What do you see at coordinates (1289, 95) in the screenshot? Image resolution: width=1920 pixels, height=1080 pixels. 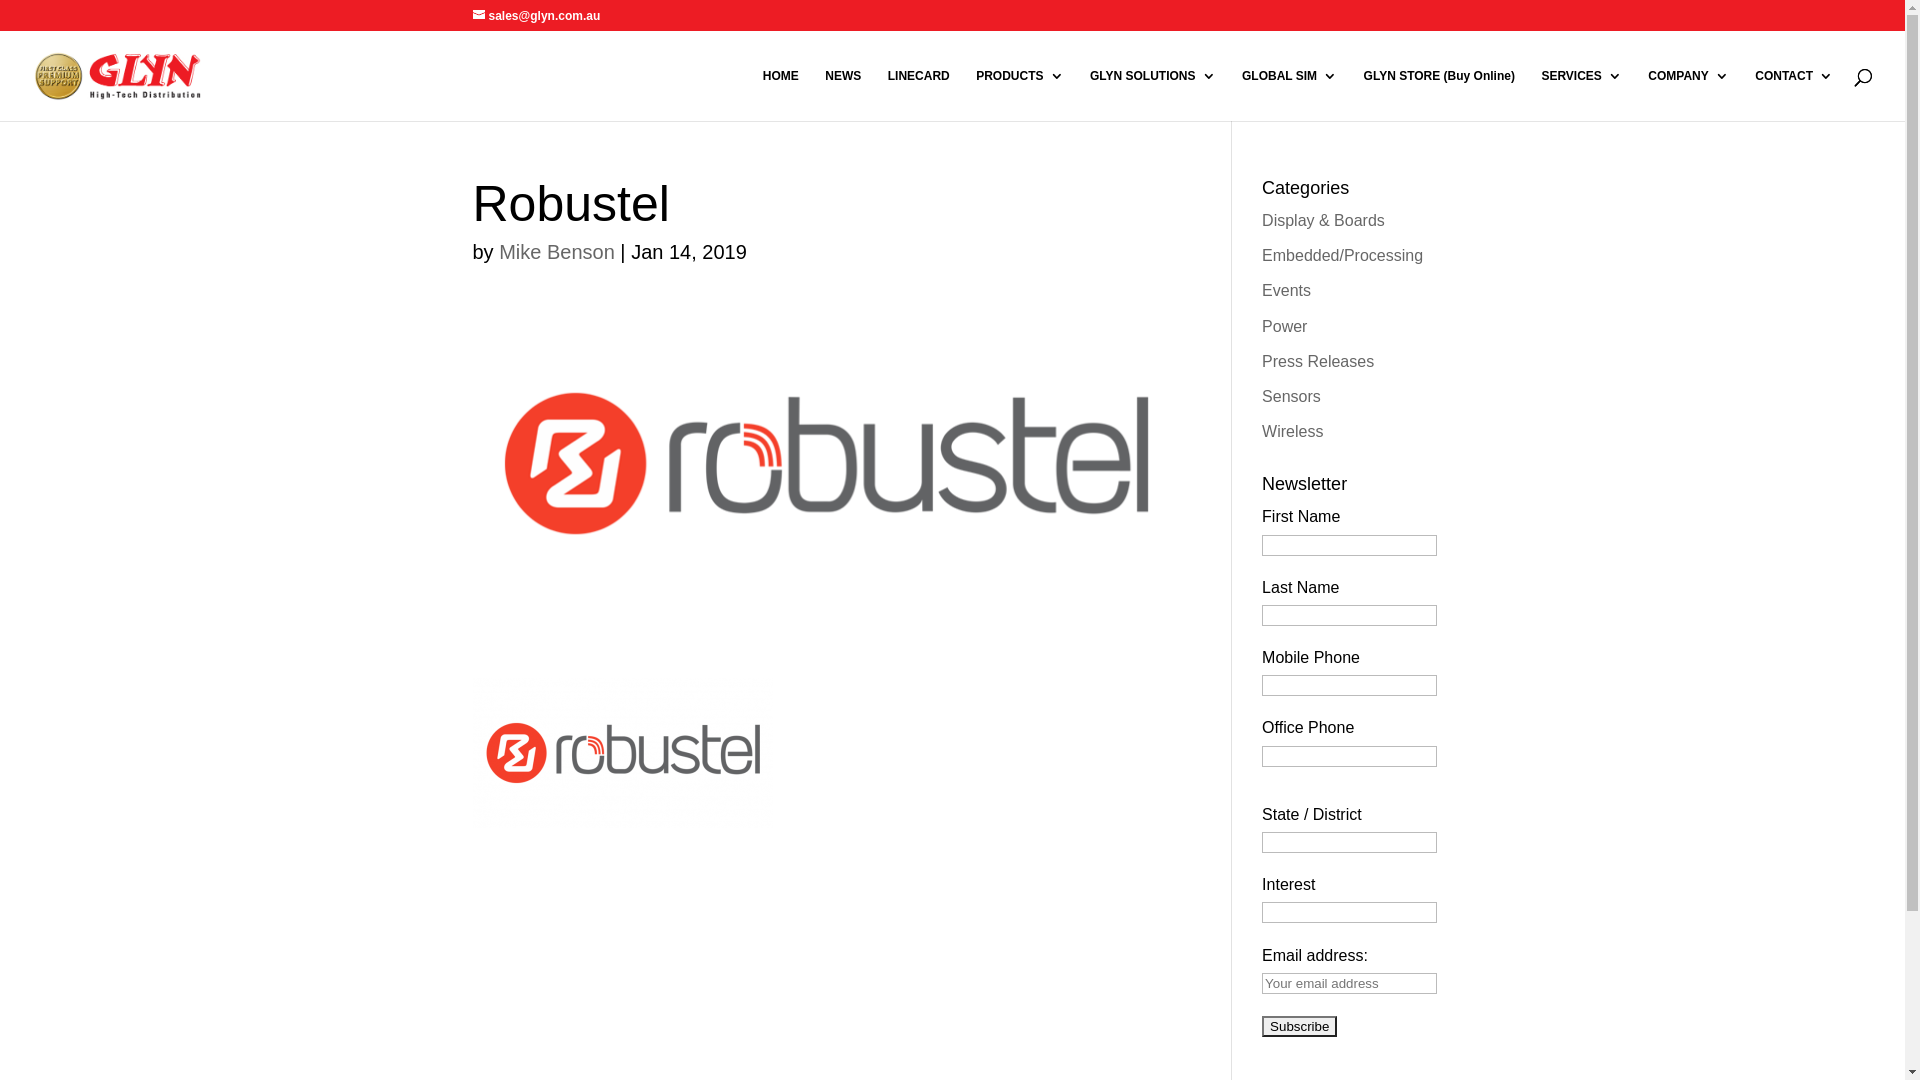 I see `'GLOBAL SIM'` at bounding box center [1289, 95].